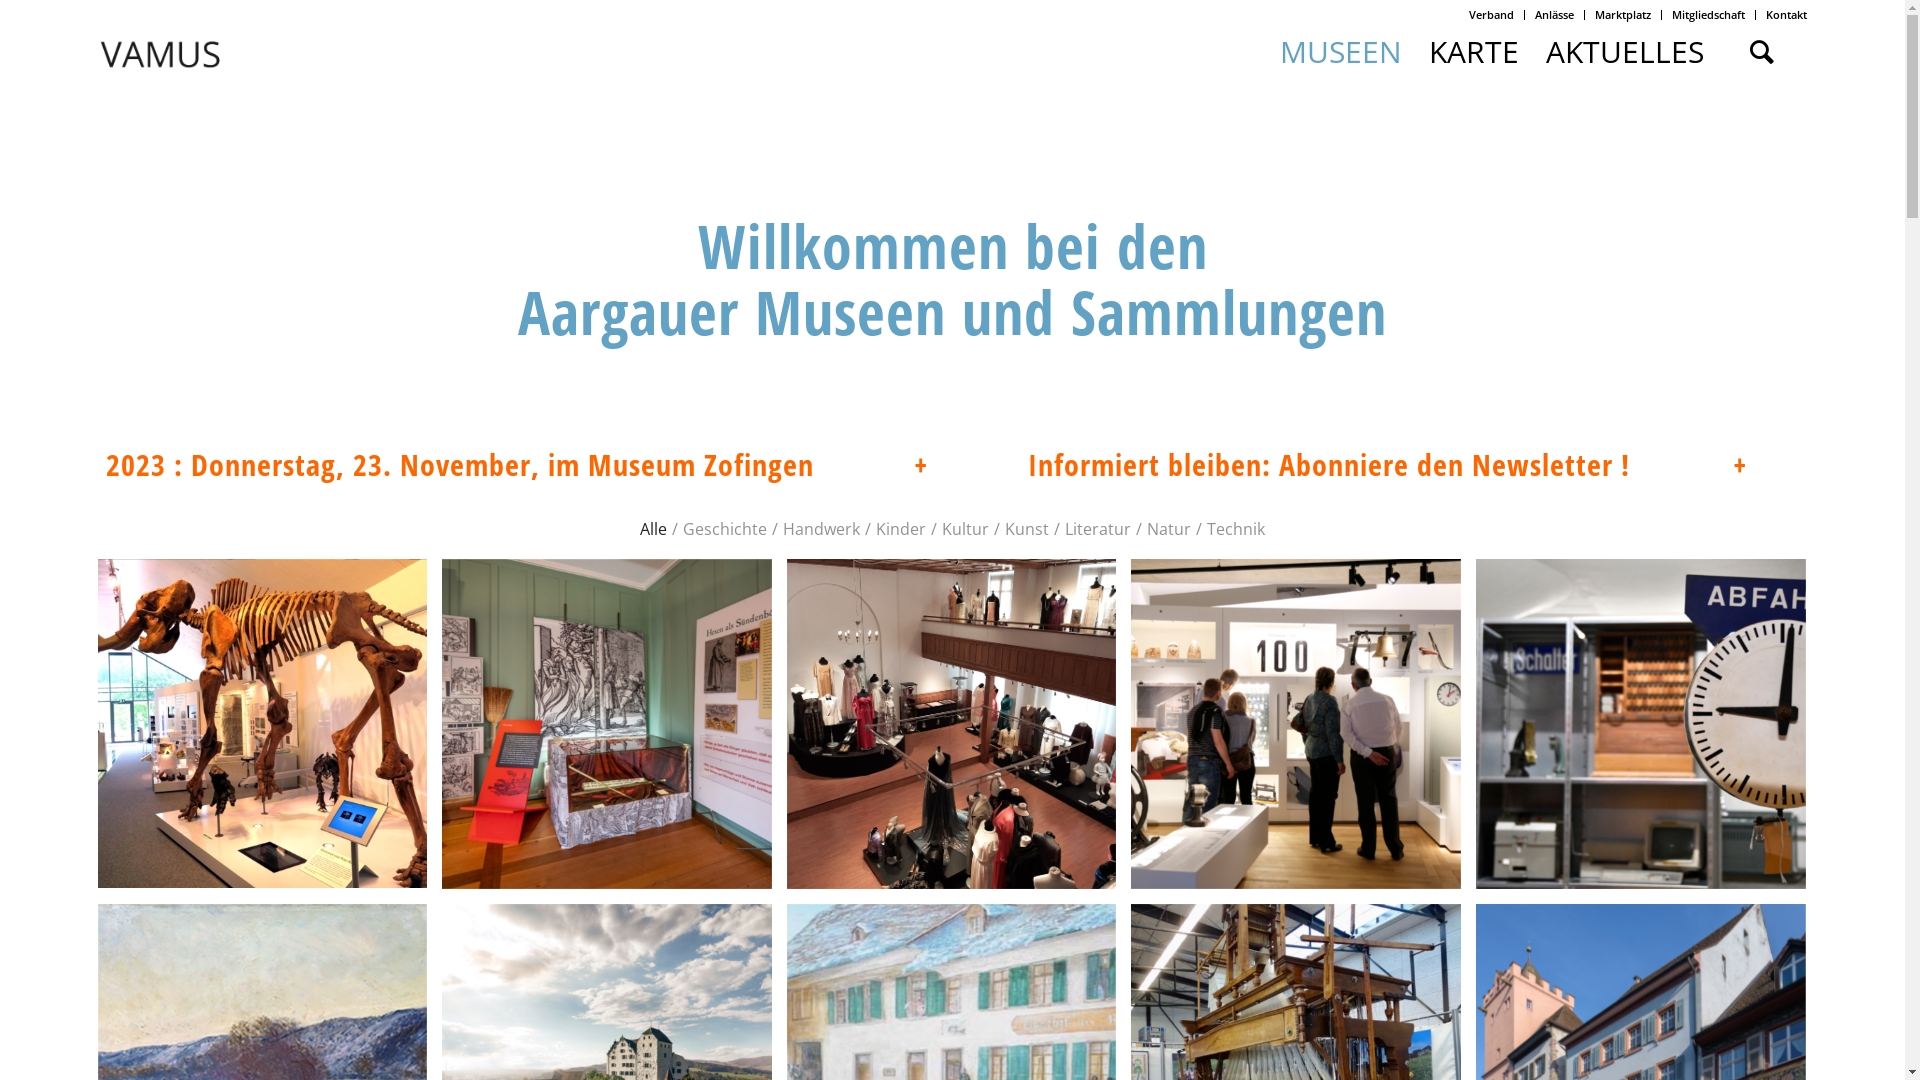  I want to click on 'Modesammlung Uerkheim', so click(950, 722).